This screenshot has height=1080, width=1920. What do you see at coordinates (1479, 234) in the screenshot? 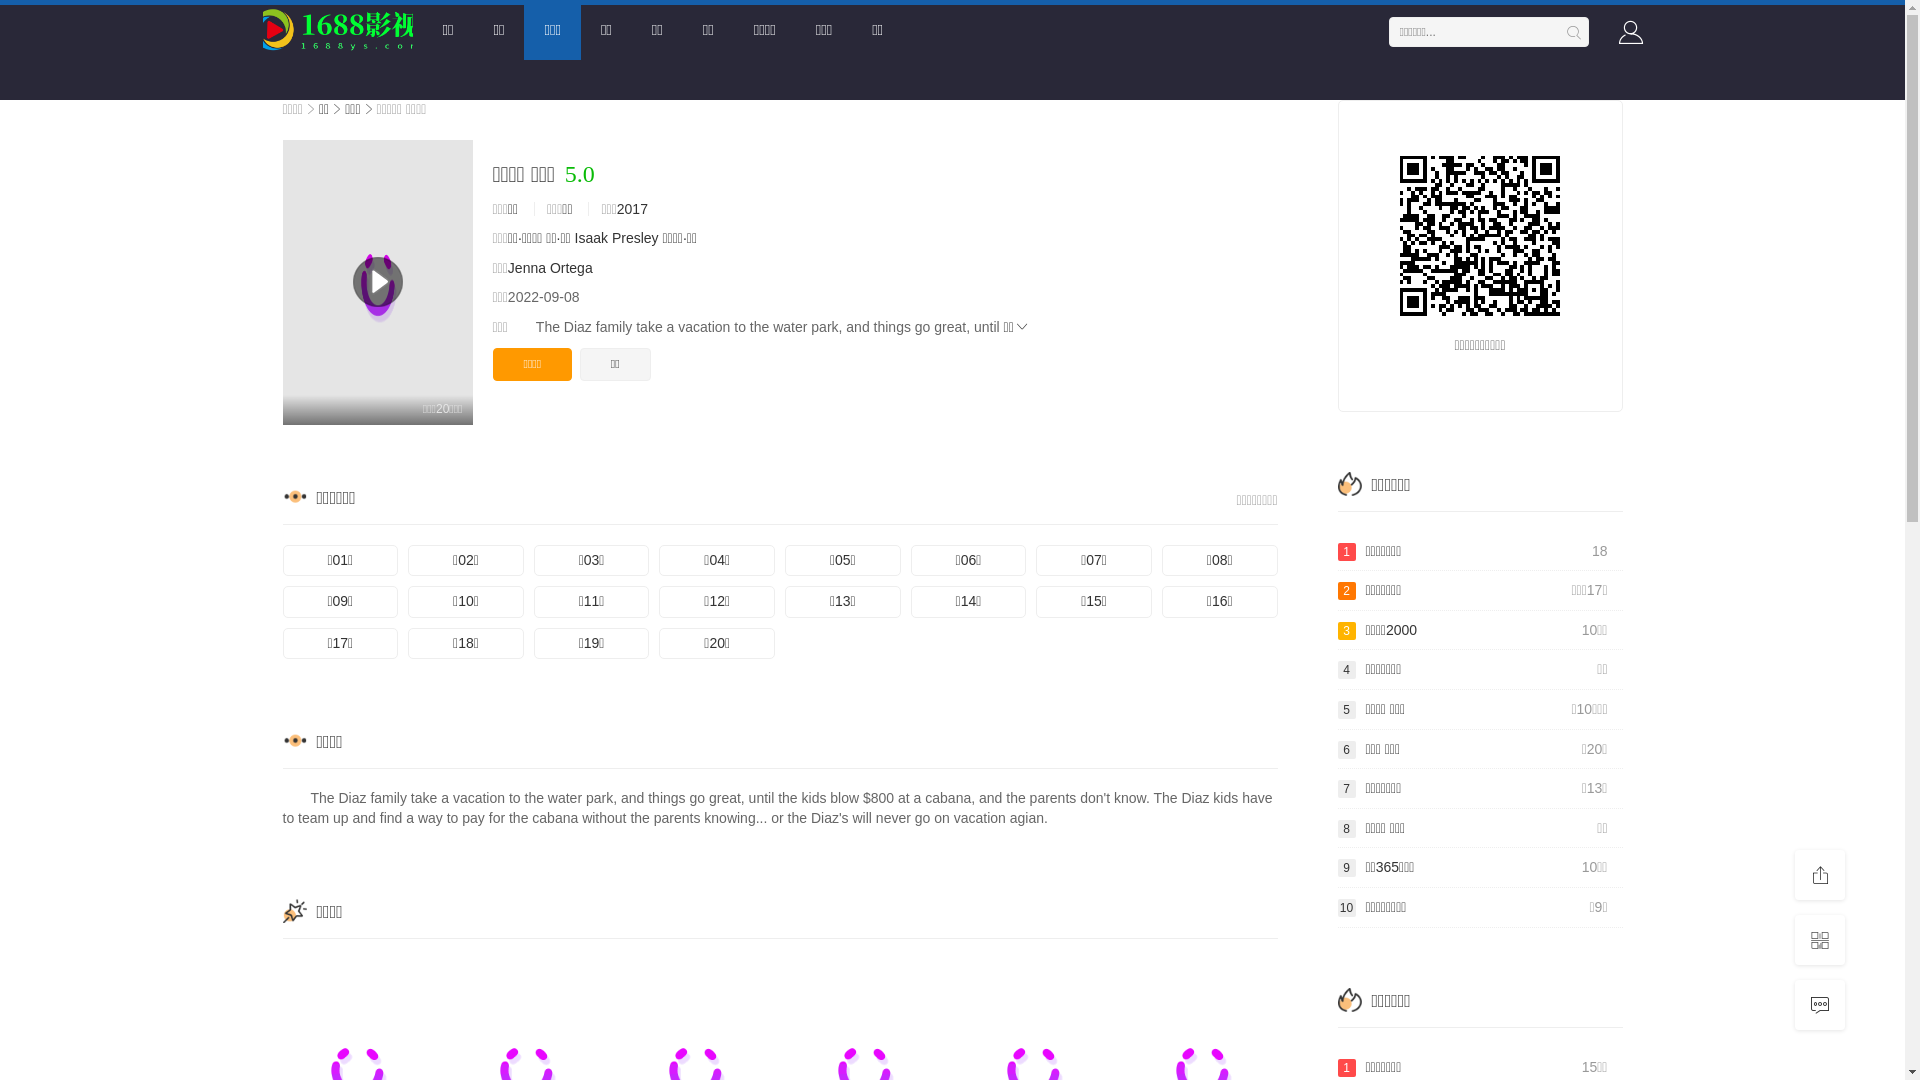
I see `'http://www.1688ys.com/voddetail/181049.html'` at bounding box center [1479, 234].